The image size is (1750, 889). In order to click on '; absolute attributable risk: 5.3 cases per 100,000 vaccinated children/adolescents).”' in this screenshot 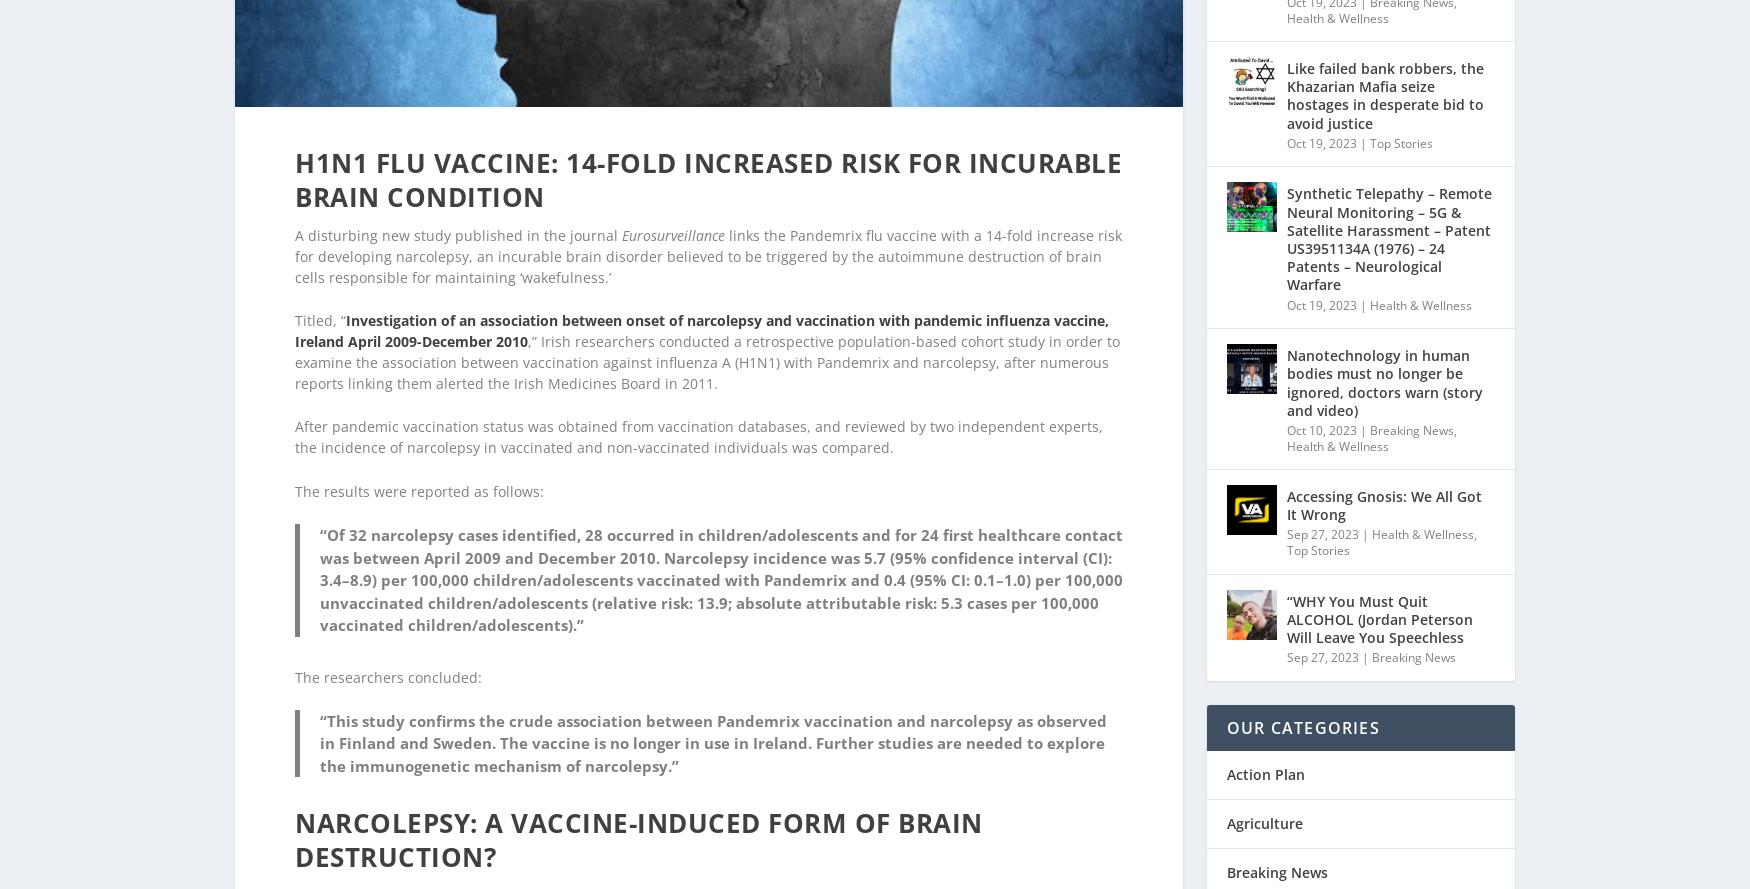, I will do `click(709, 586)`.